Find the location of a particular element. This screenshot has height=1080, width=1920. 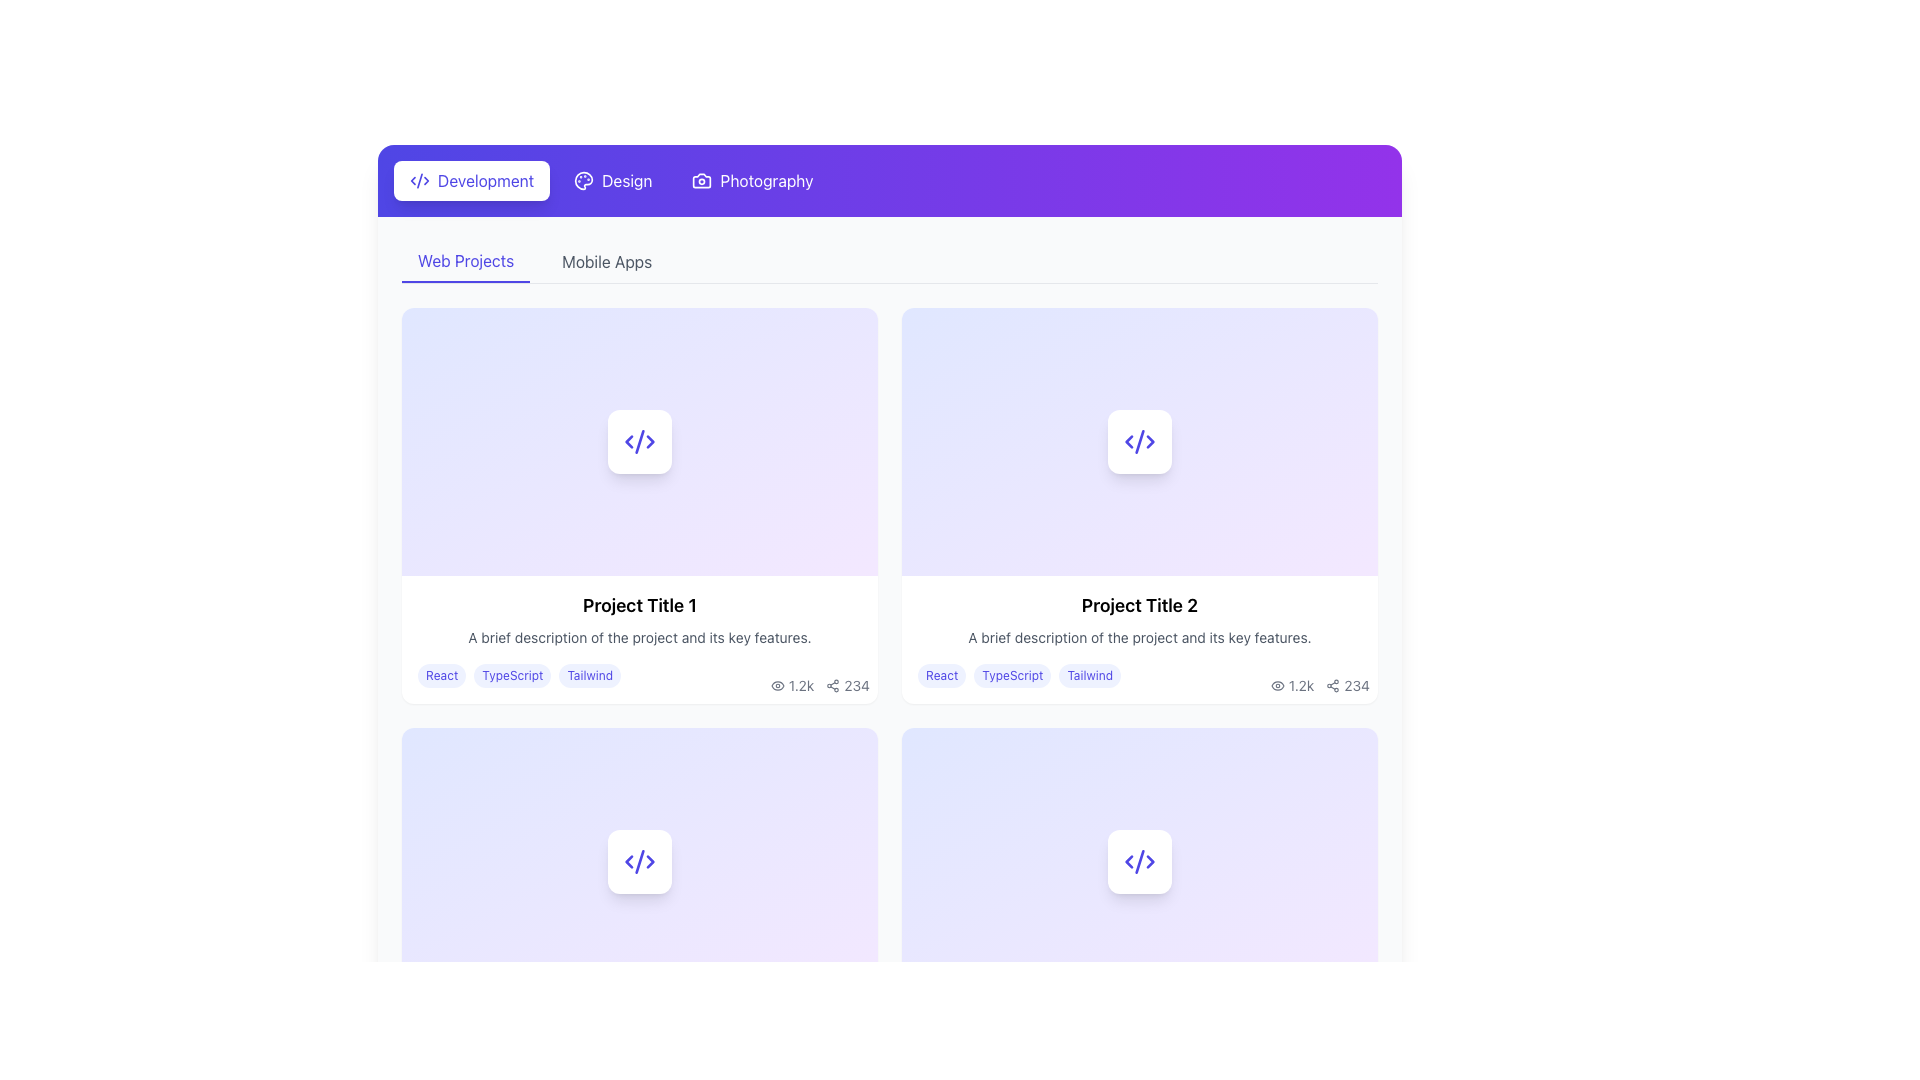

the favorite icon button located in the top-right corner of the second project card is located at coordinates (1353, 330).